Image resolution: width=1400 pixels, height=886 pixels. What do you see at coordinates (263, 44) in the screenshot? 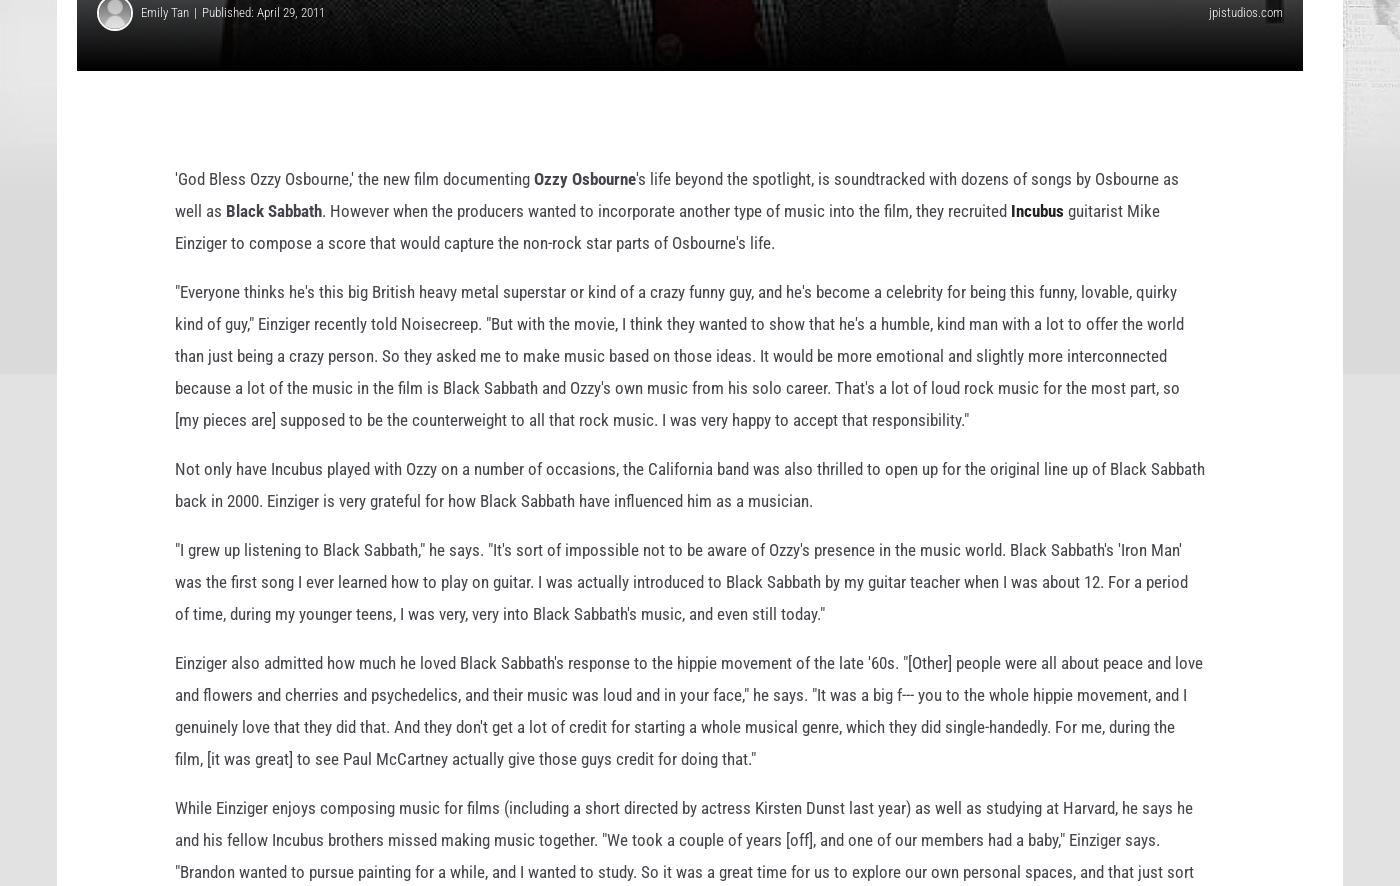
I see `'Published: April 29, 2011'` at bounding box center [263, 44].